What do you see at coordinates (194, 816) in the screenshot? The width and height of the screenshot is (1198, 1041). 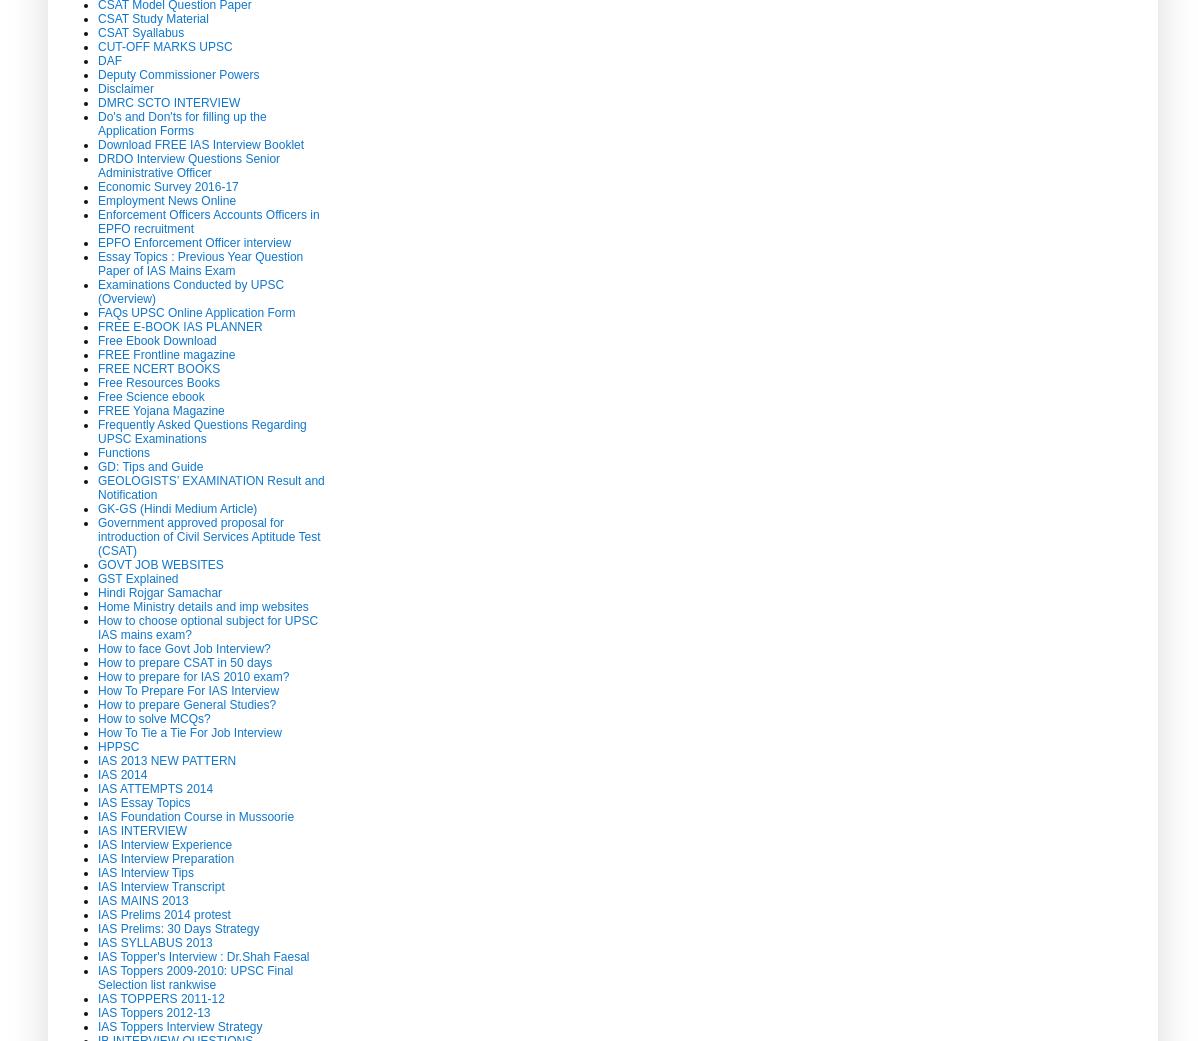 I see `'IAS Foundation Course in Mussoorie'` at bounding box center [194, 816].